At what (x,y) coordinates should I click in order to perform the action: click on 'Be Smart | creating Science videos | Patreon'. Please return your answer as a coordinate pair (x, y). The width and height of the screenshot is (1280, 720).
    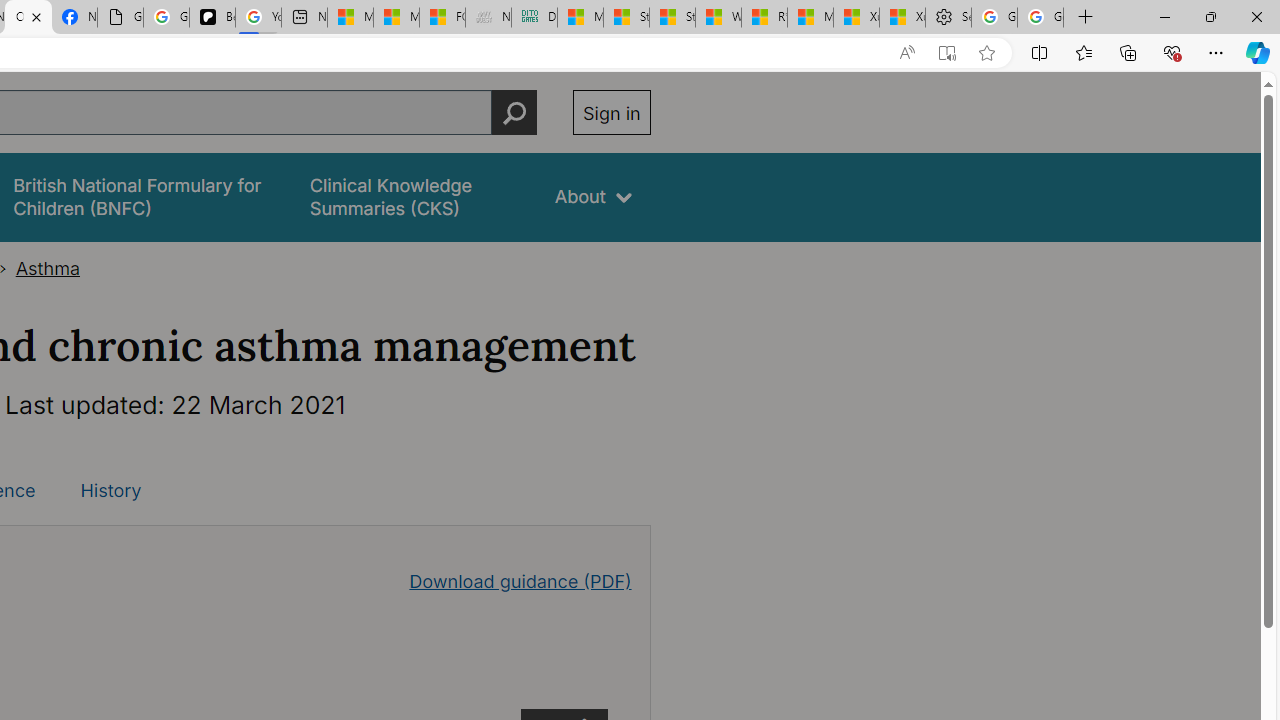
    Looking at the image, I should click on (212, 17).